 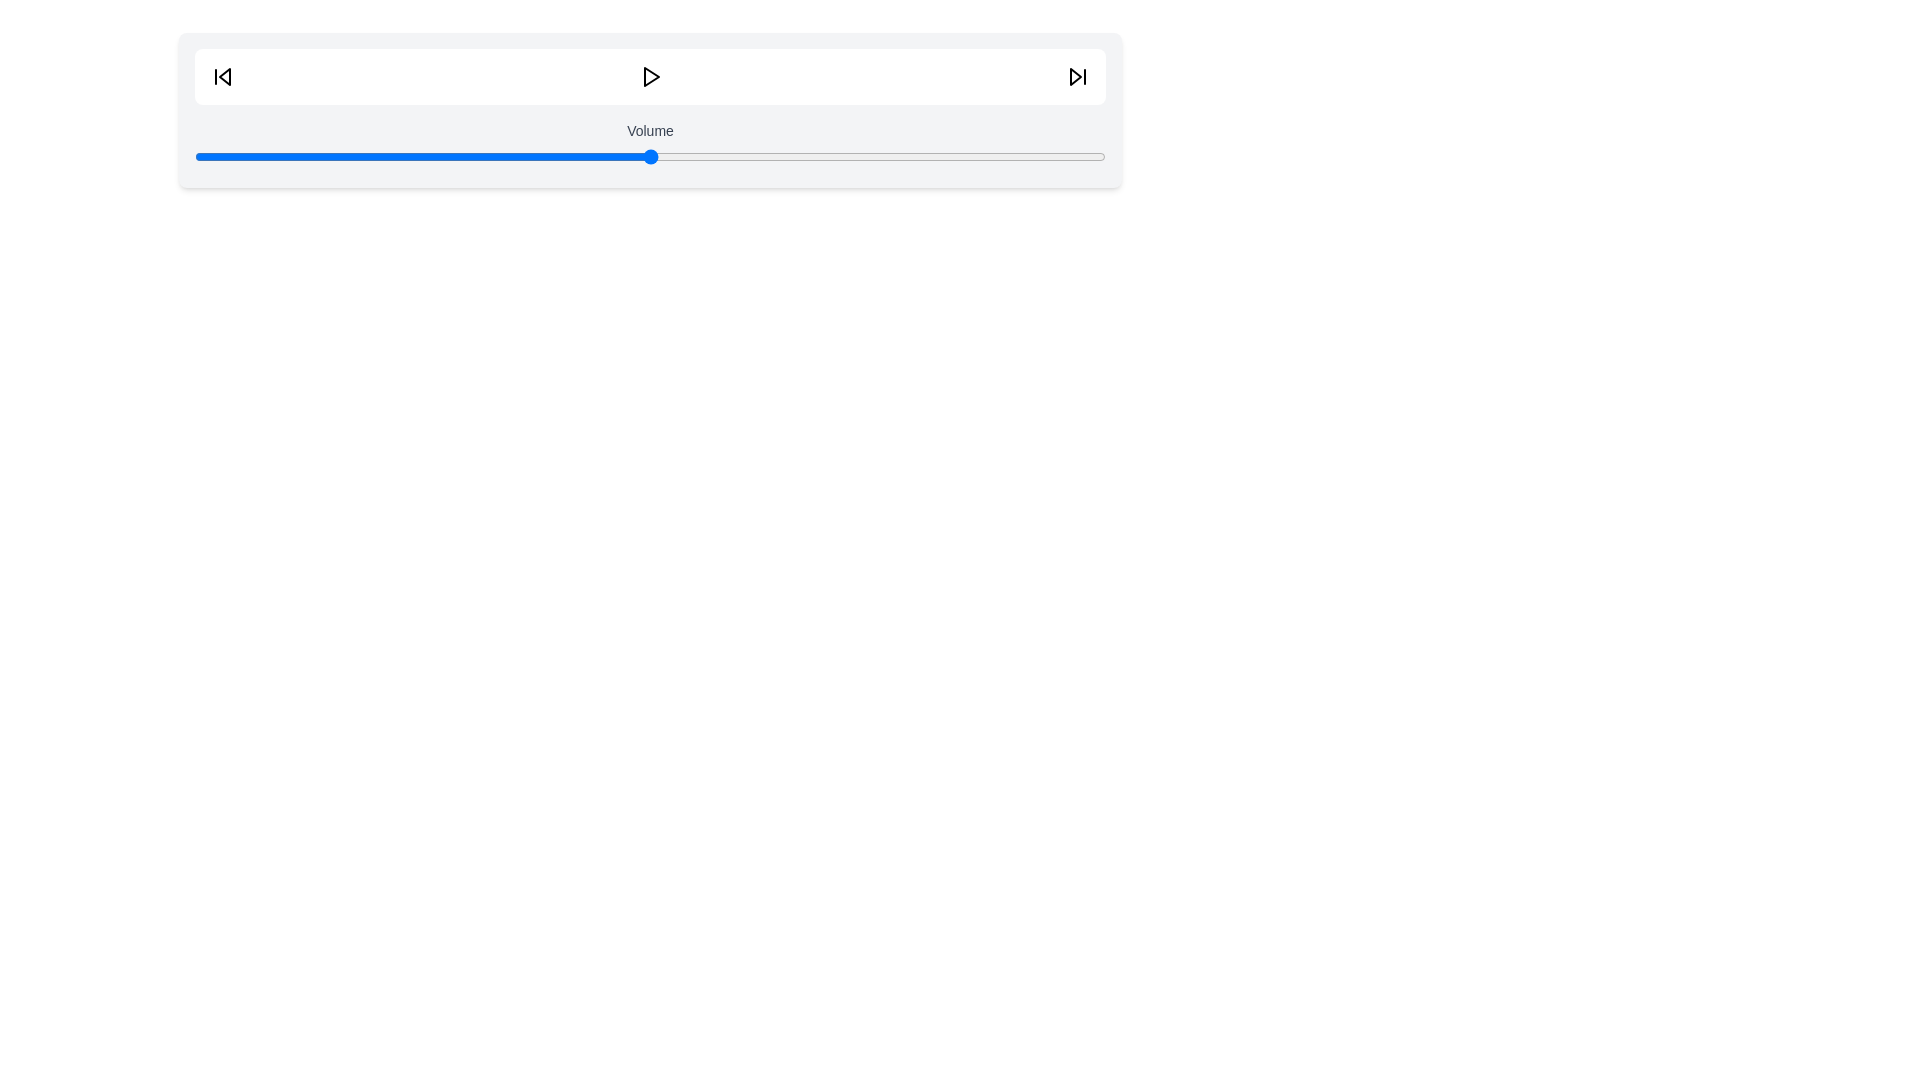 I want to click on the skip-forward button, which is represented by a right-pointing triangle and a vertical line, located at the far right of the horizontal control bar, so click(x=1077, y=76).